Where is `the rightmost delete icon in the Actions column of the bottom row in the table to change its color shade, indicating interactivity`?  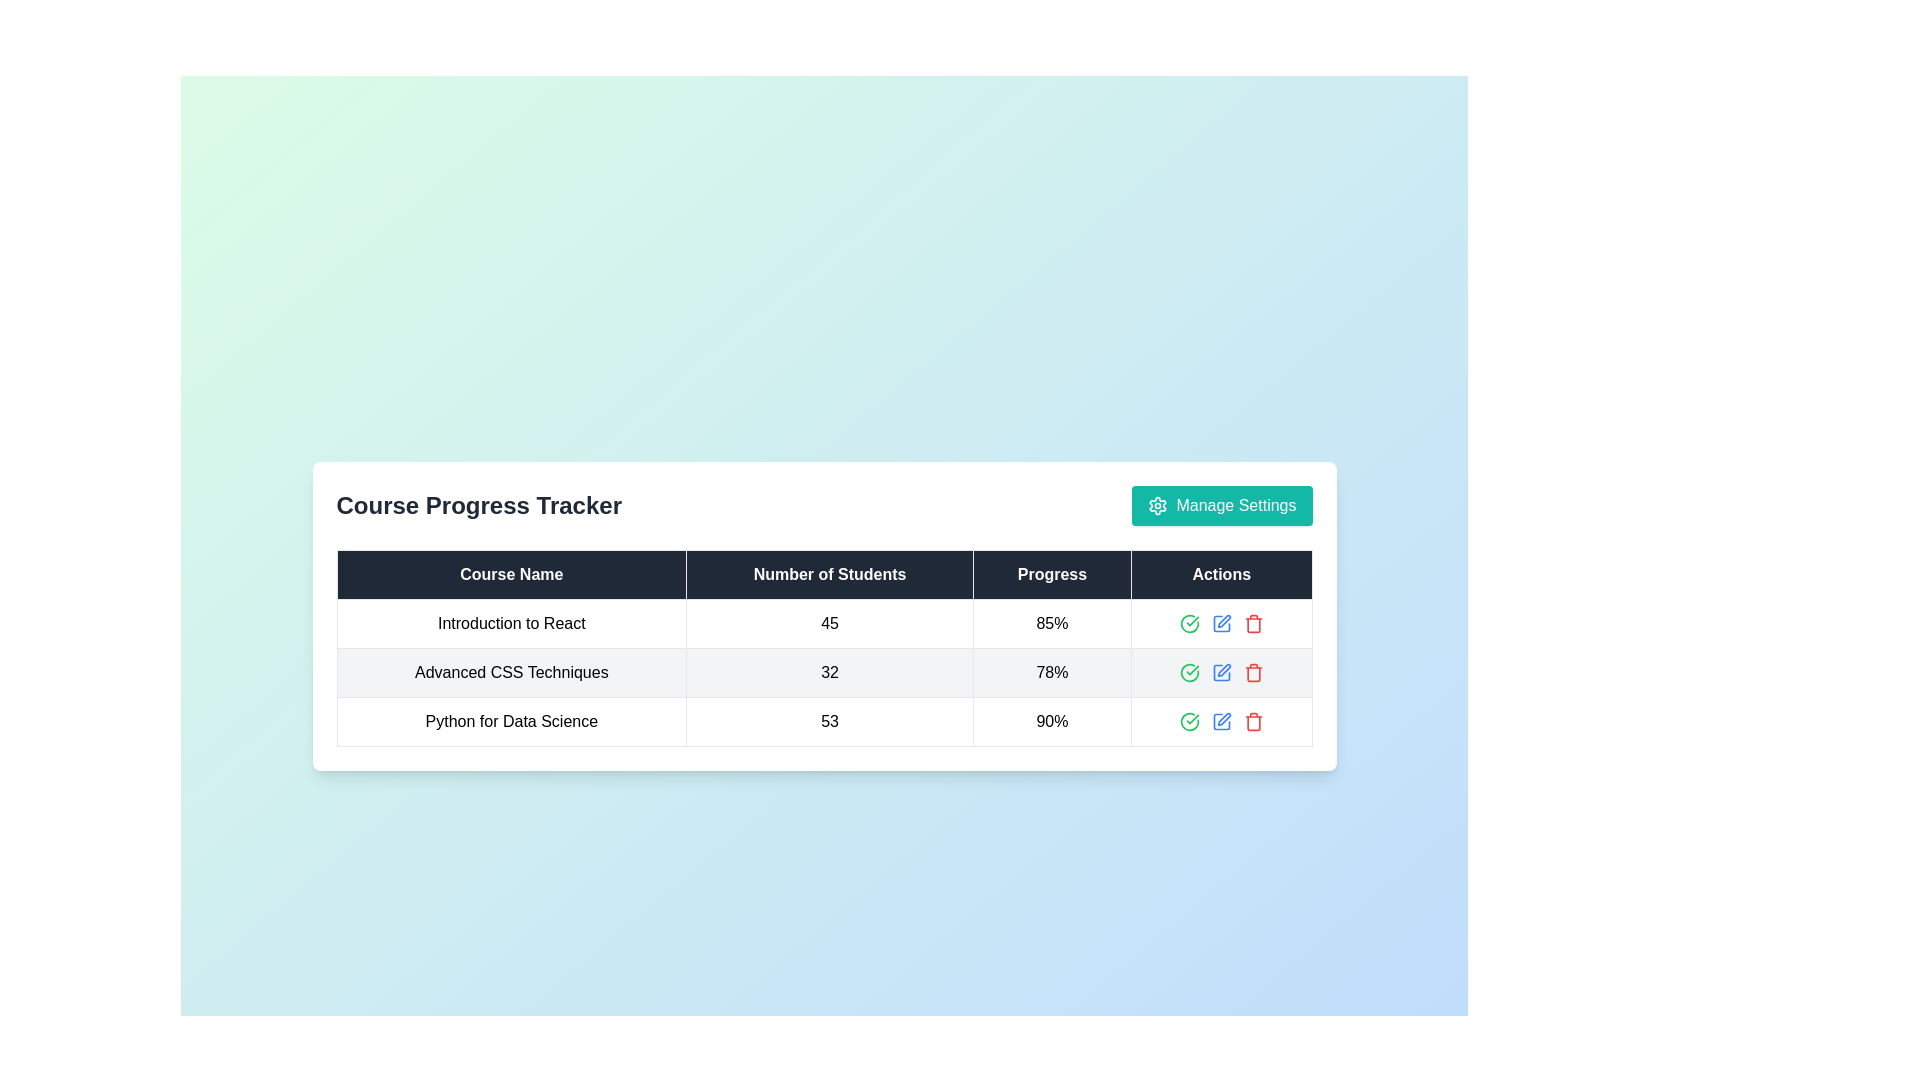
the rightmost delete icon in the Actions column of the bottom row in the table to change its color shade, indicating interactivity is located at coordinates (1252, 721).